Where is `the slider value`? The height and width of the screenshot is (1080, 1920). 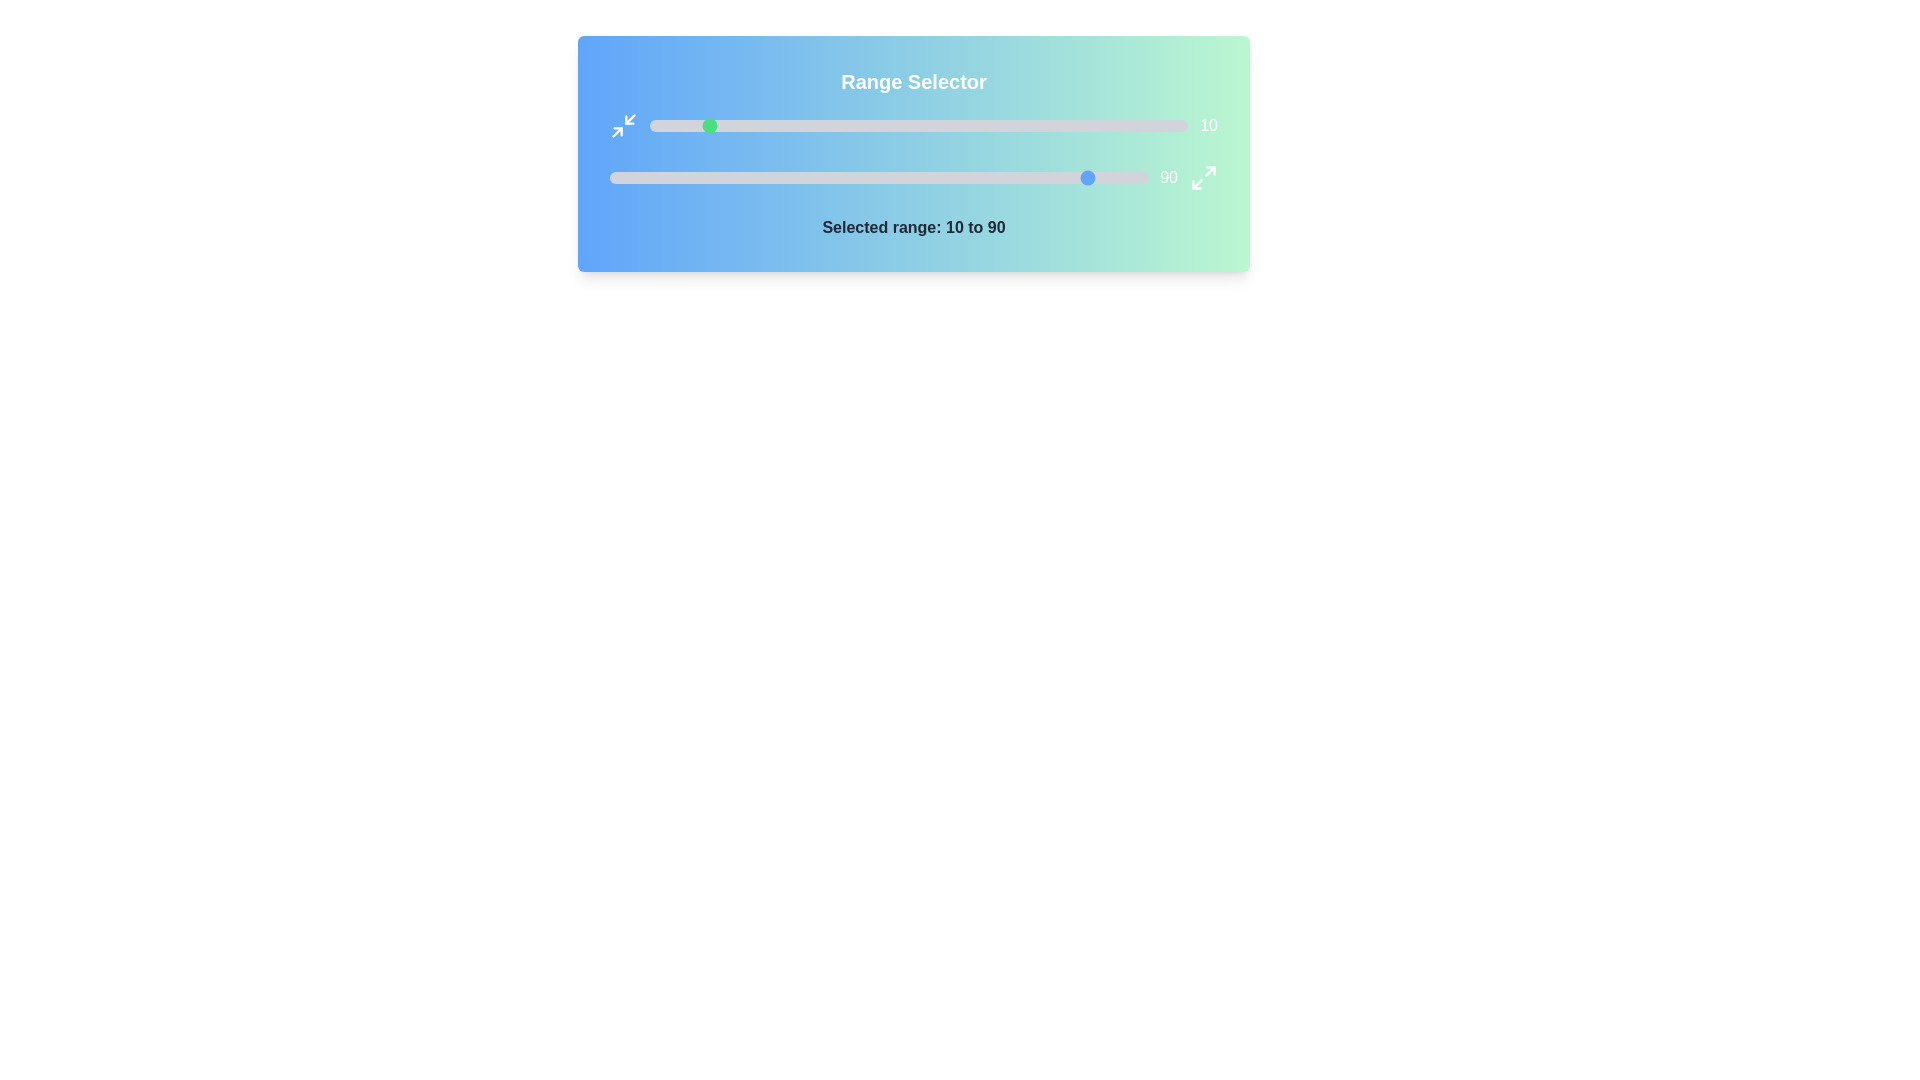
the slider value is located at coordinates (685, 176).